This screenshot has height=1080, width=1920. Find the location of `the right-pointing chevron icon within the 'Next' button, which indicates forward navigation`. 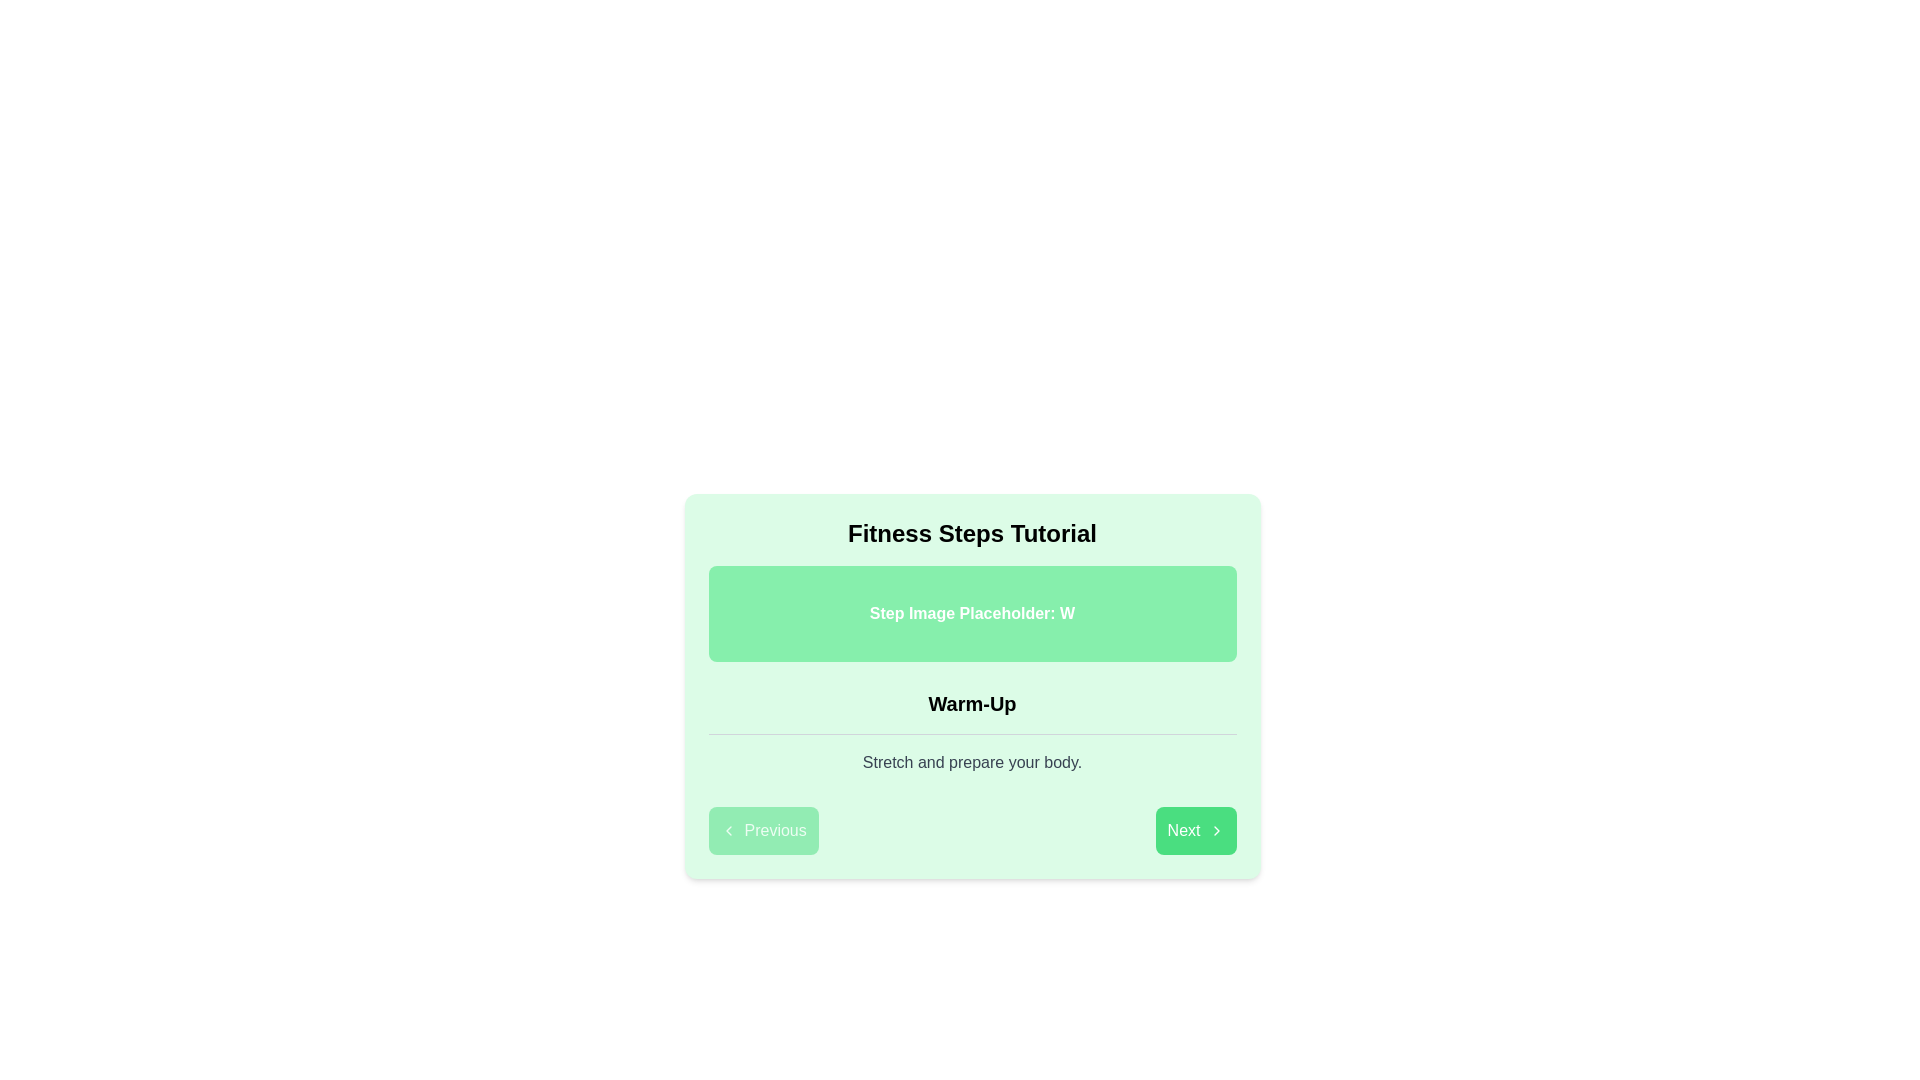

the right-pointing chevron icon within the 'Next' button, which indicates forward navigation is located at coordinates (1215, 830).